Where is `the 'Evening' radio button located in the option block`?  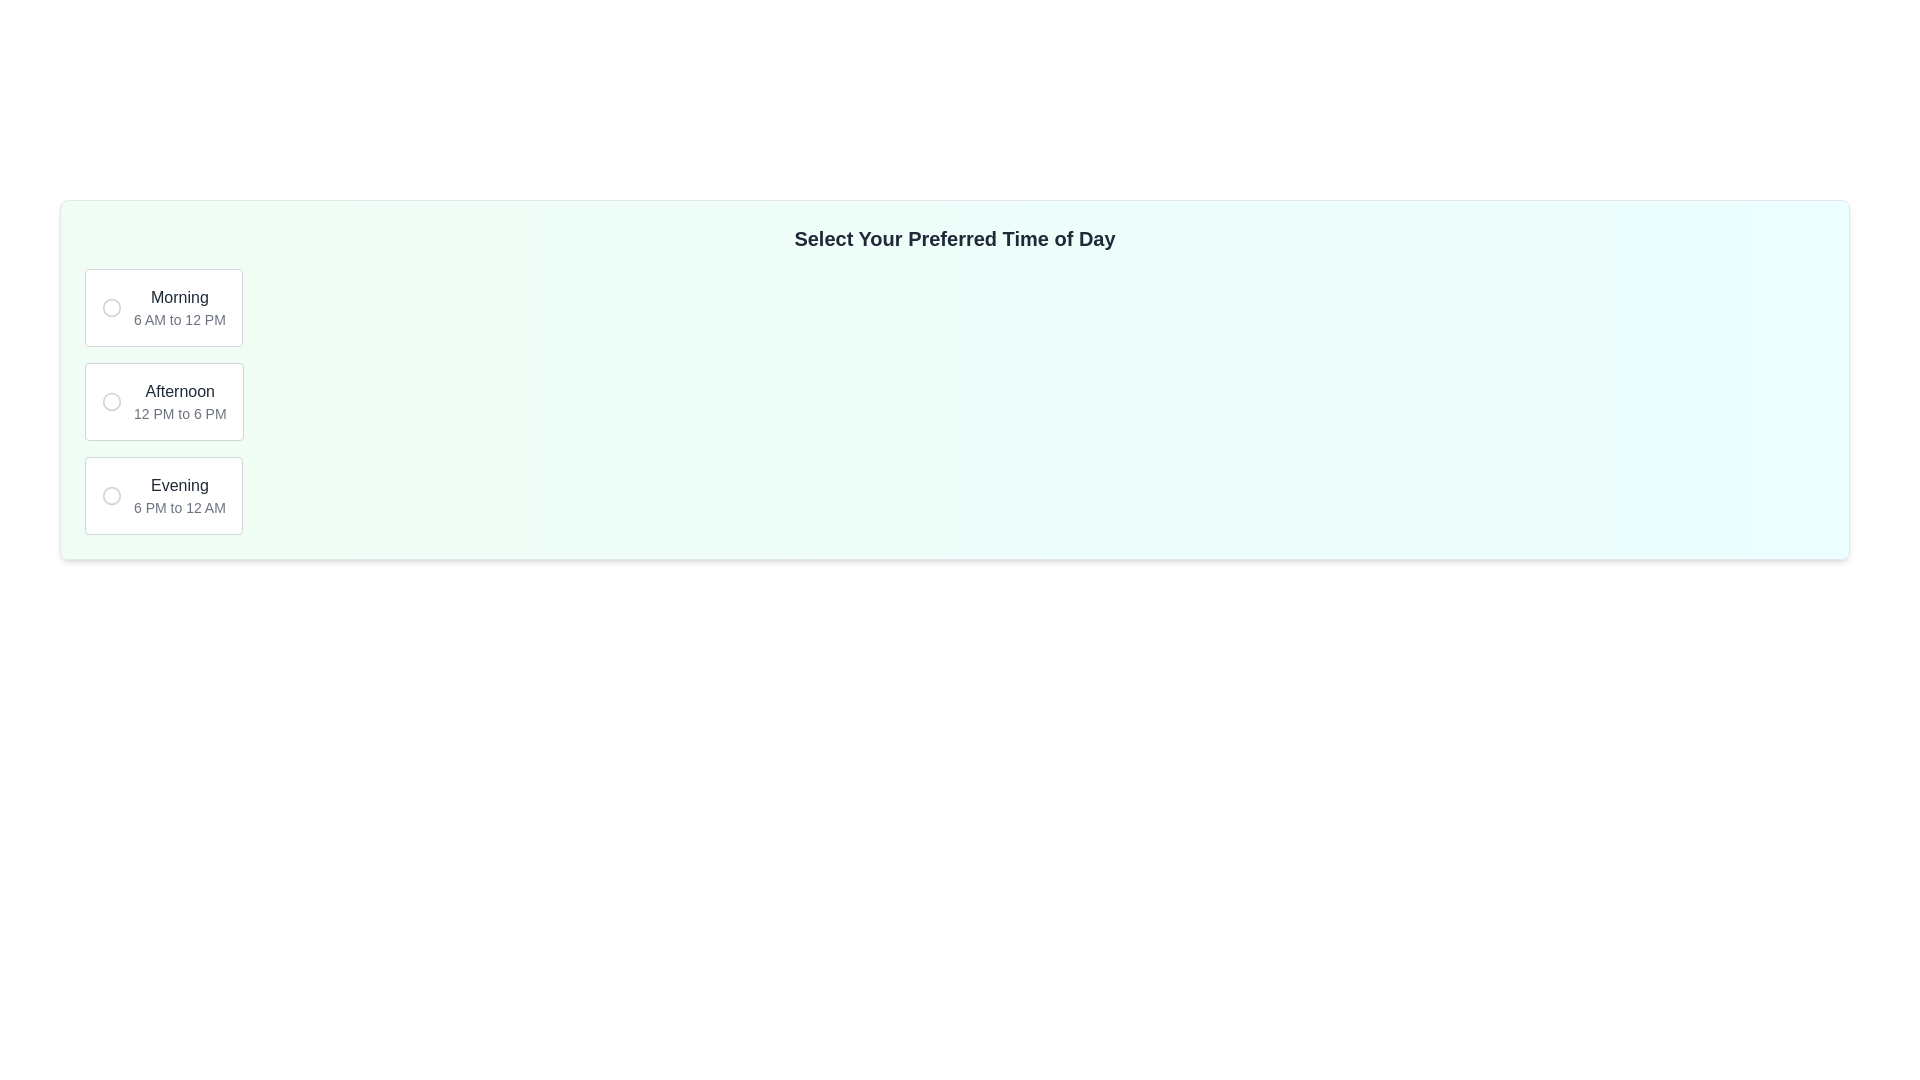 the 'Evening' radio button located in the option block is located at coordinates (110, 495).